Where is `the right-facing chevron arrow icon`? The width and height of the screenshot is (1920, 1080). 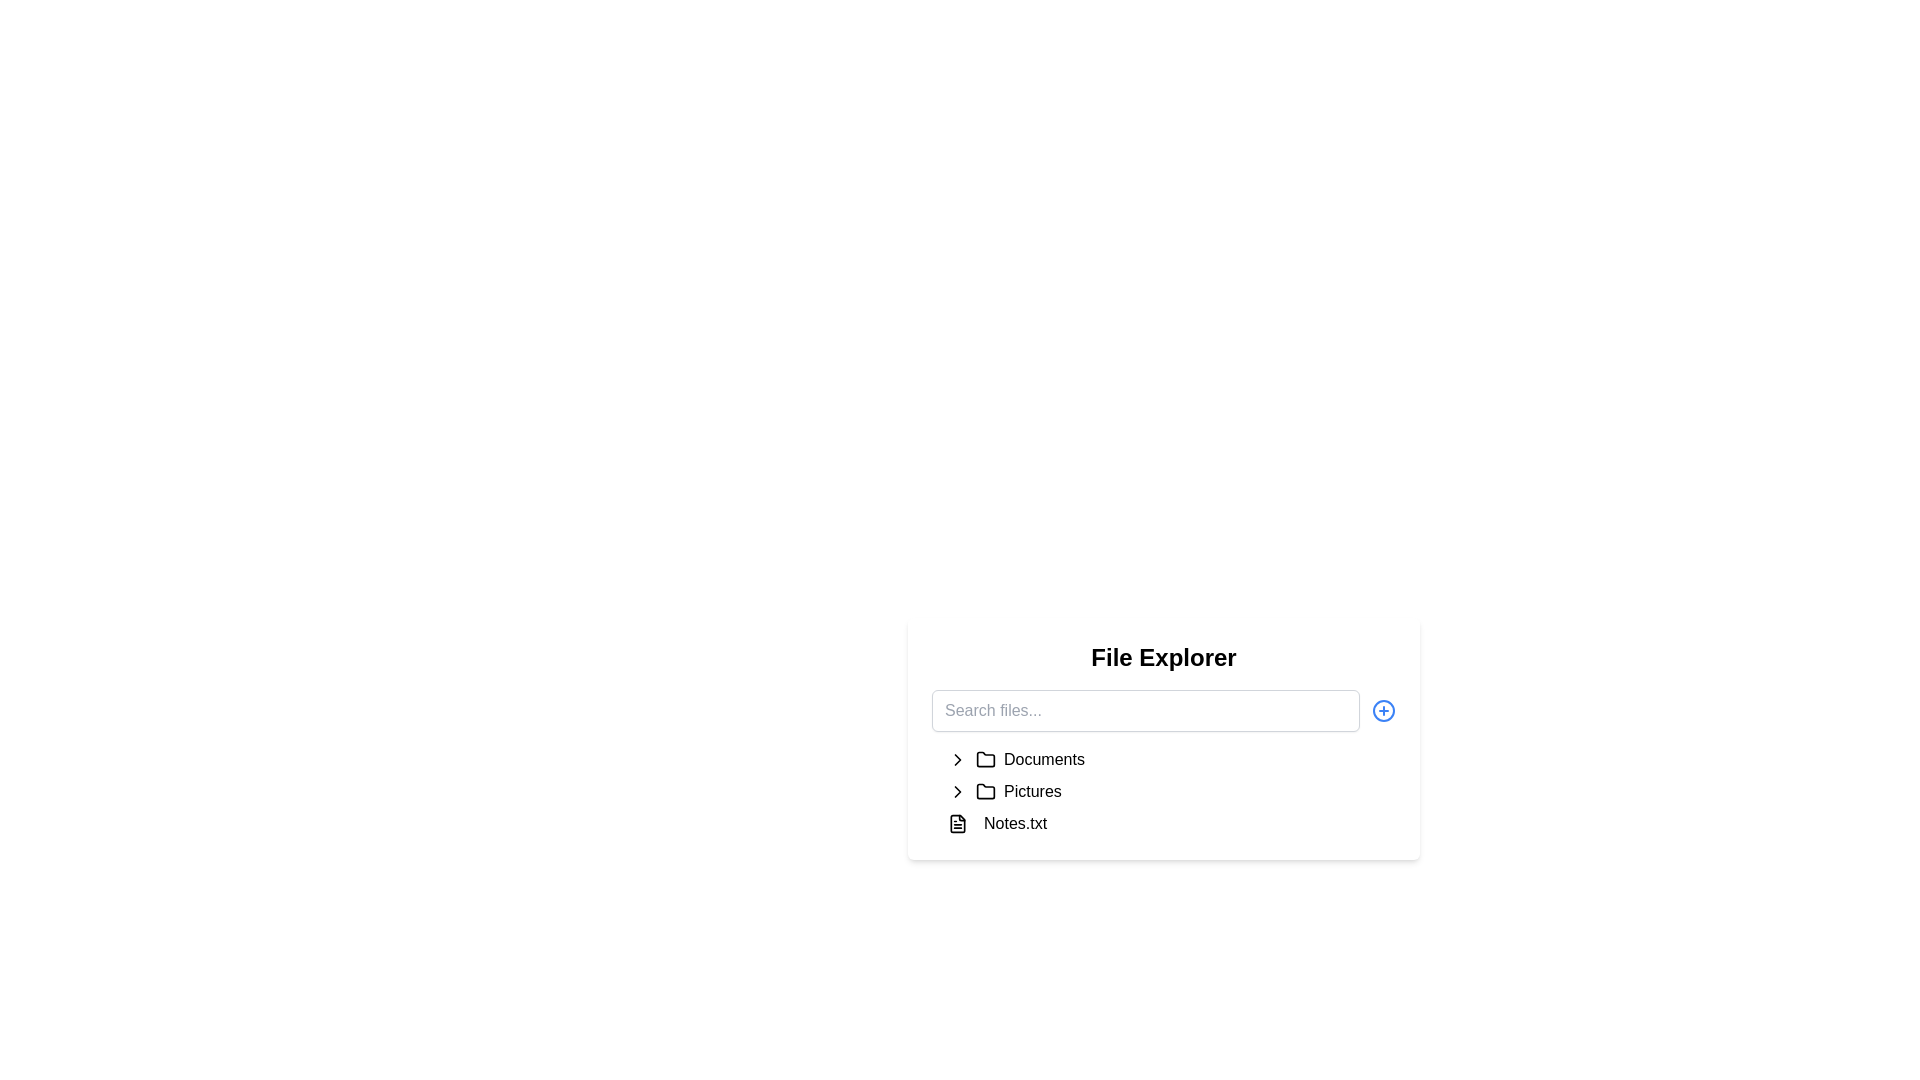 the right-facing chevron arrow icon is located at coordinates (957, 759).